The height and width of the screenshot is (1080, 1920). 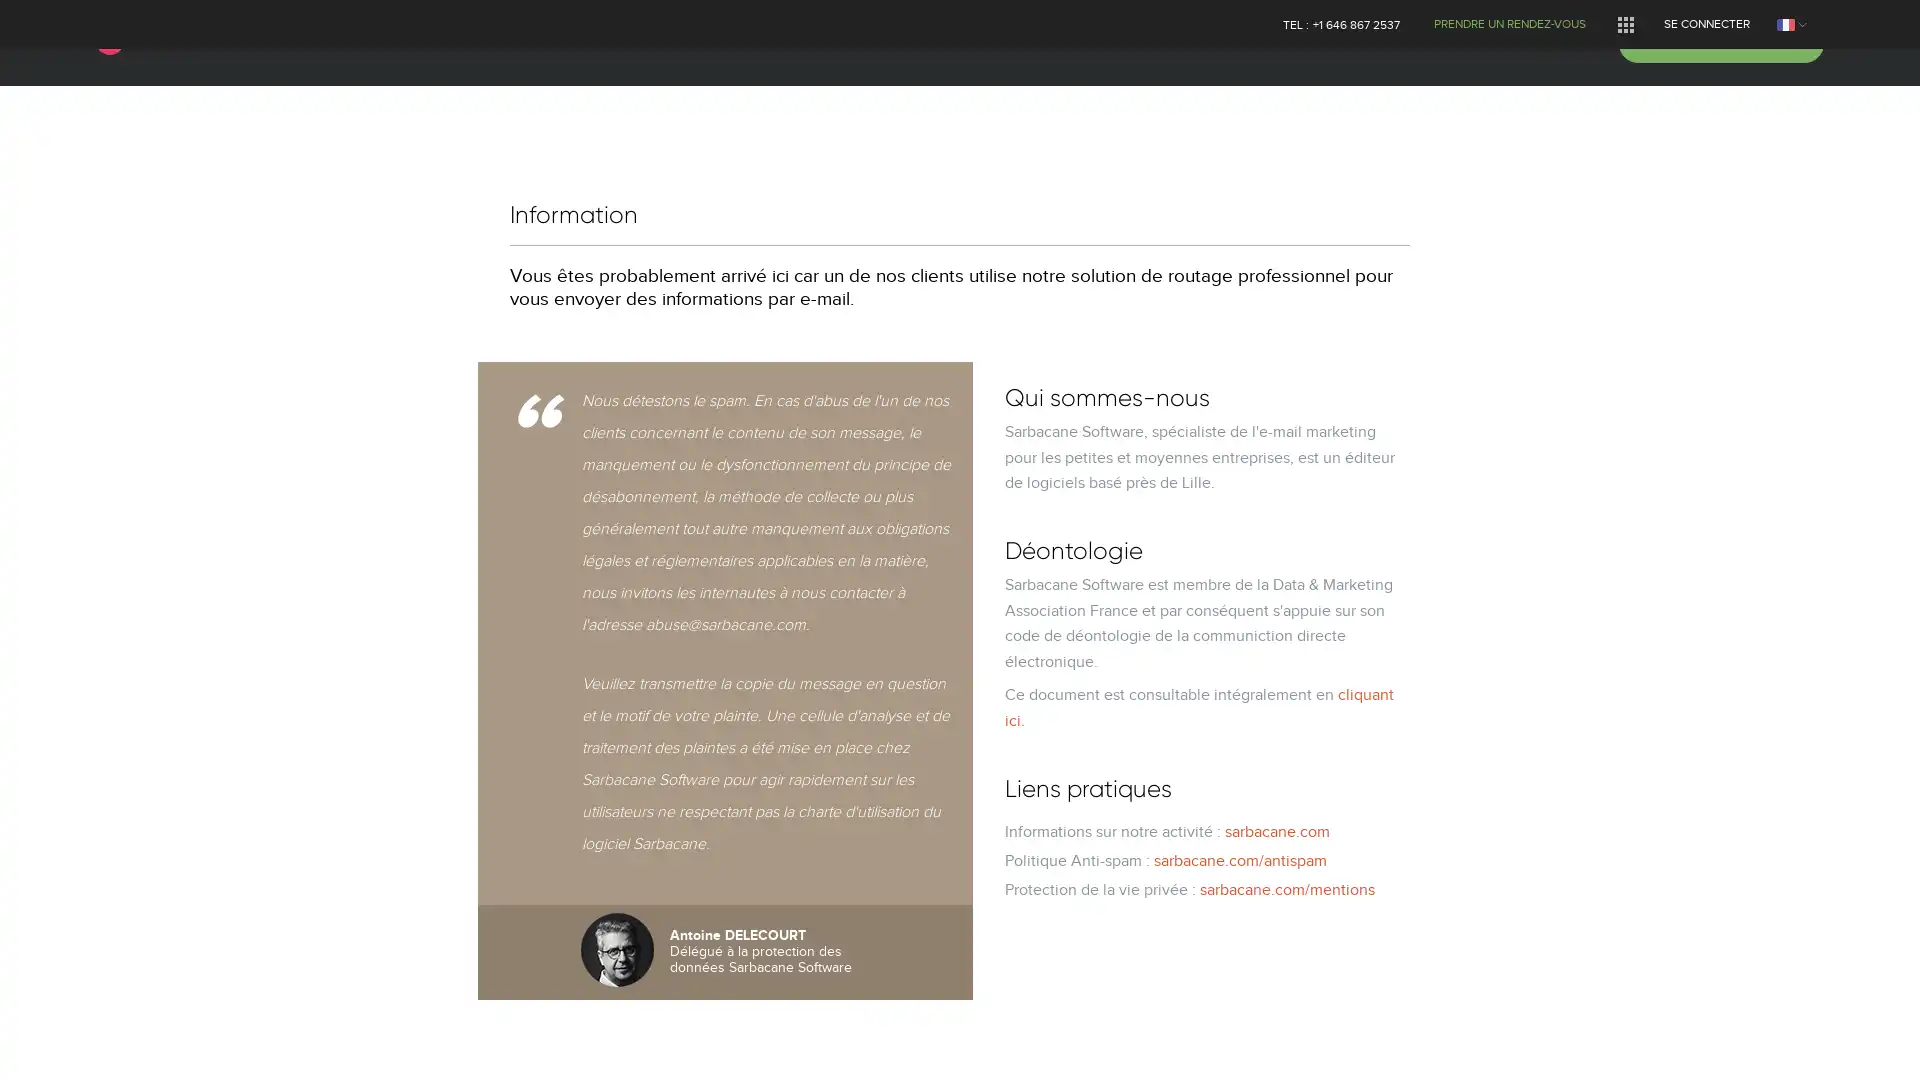 What do you see at coordinates (958, 641) in the screenshot?
I see `Consentements certifies par` at bounding box center [958, 641].